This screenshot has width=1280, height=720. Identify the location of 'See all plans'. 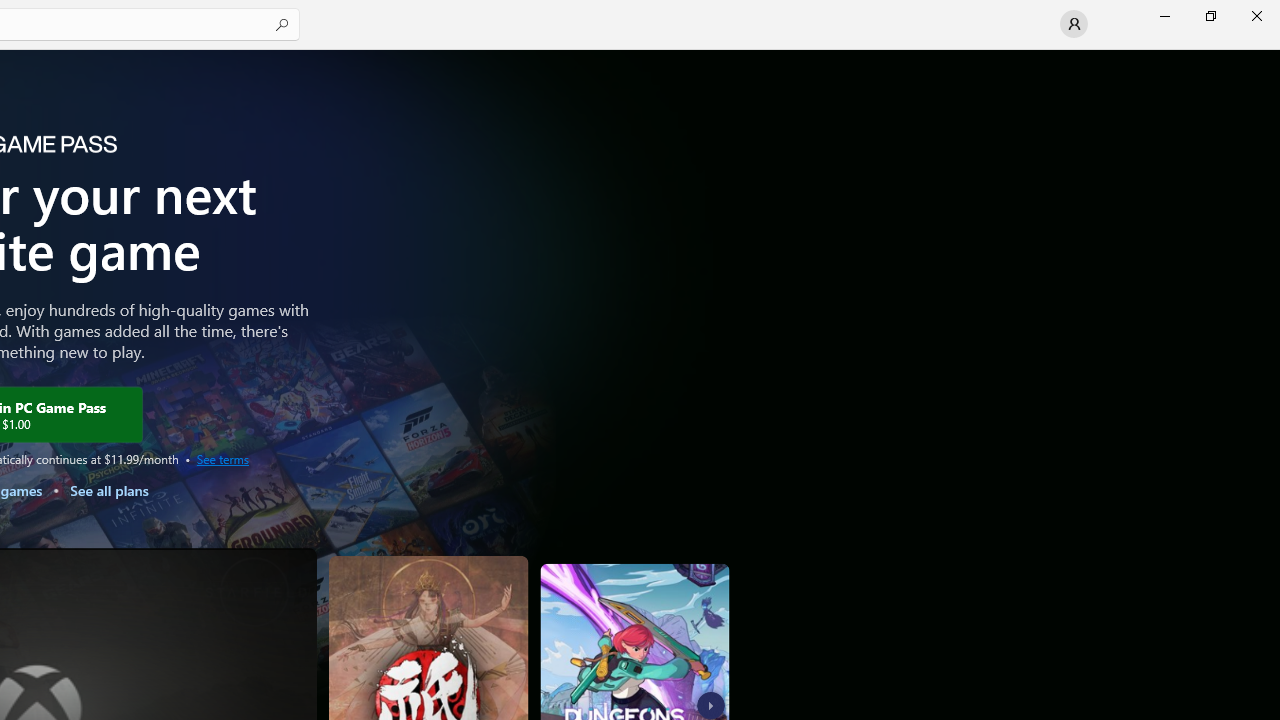
(107, 490).